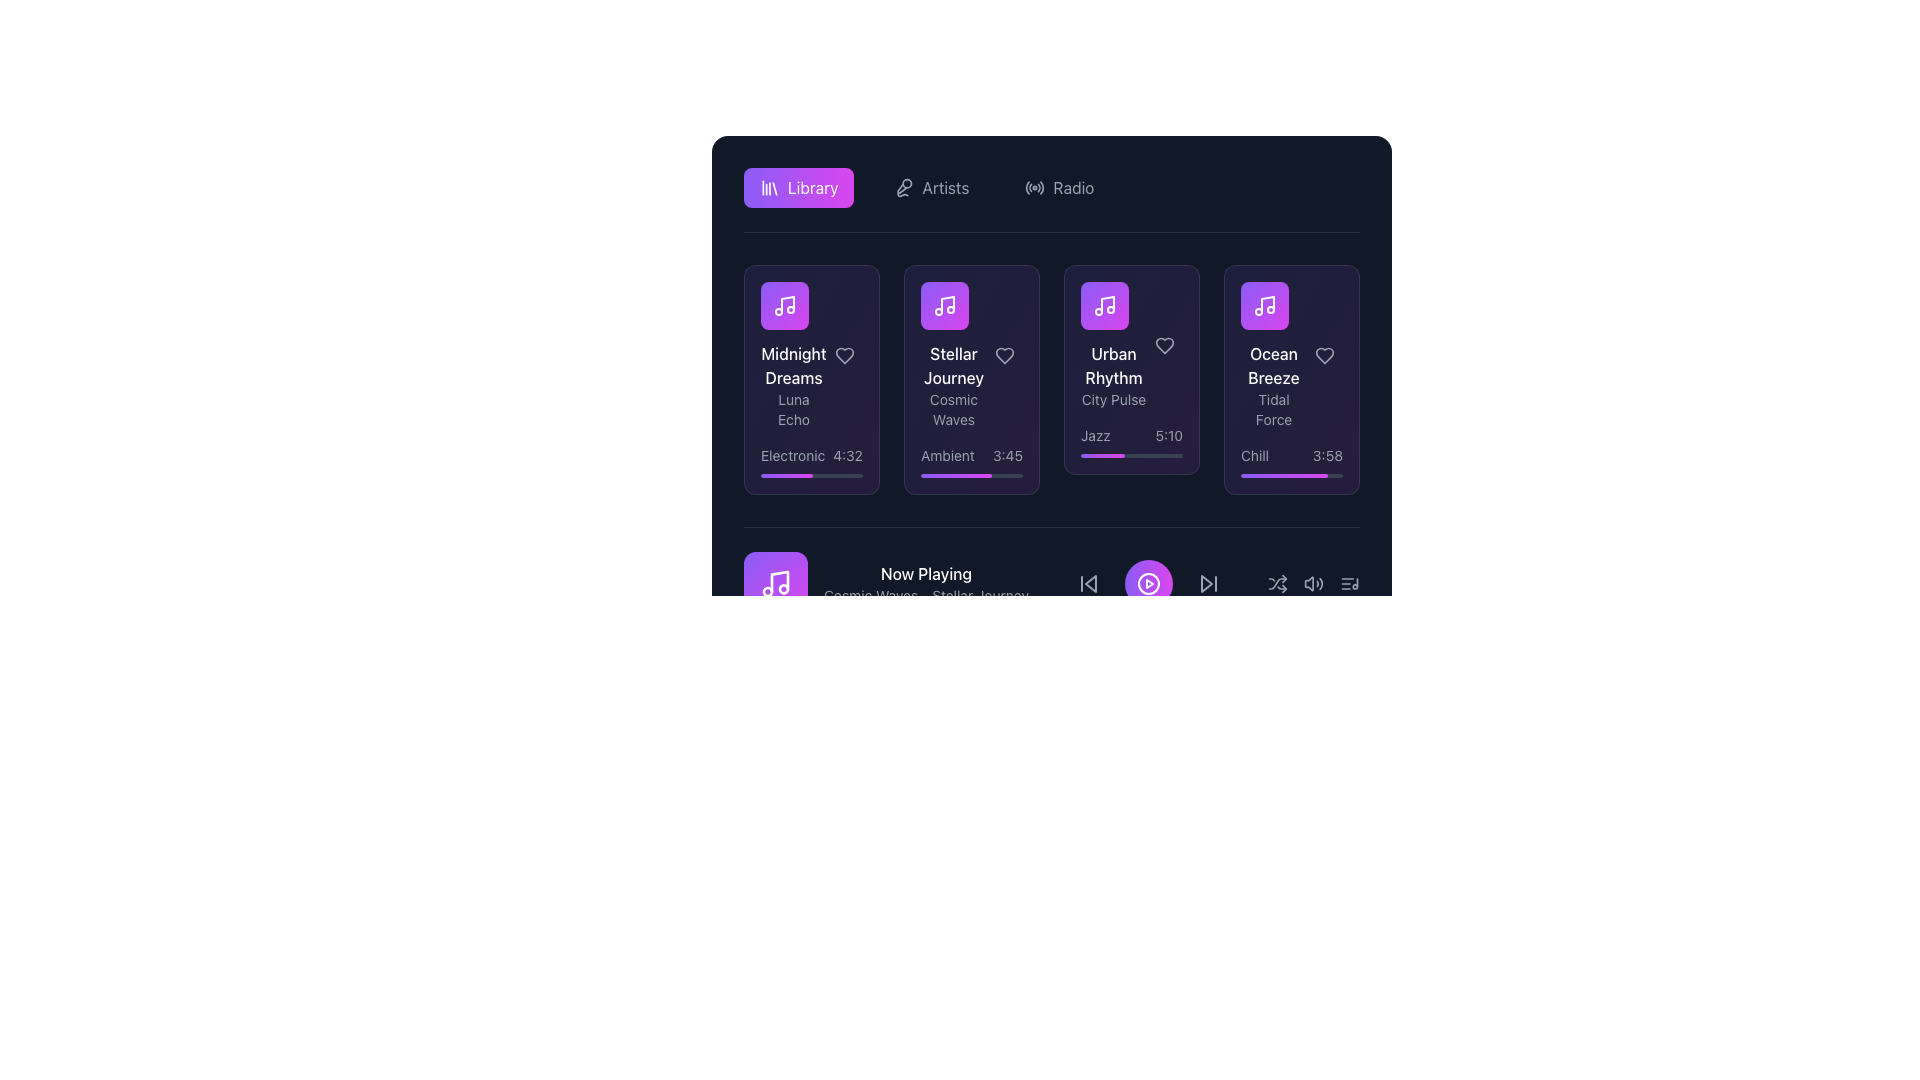 This screenshot has height=1080, width=1920. I want to click on the static text label displaying secondary information, located directly below the text 'Midnight Dreams' in the first card of the horizontally arranged list, so click(792, 408).